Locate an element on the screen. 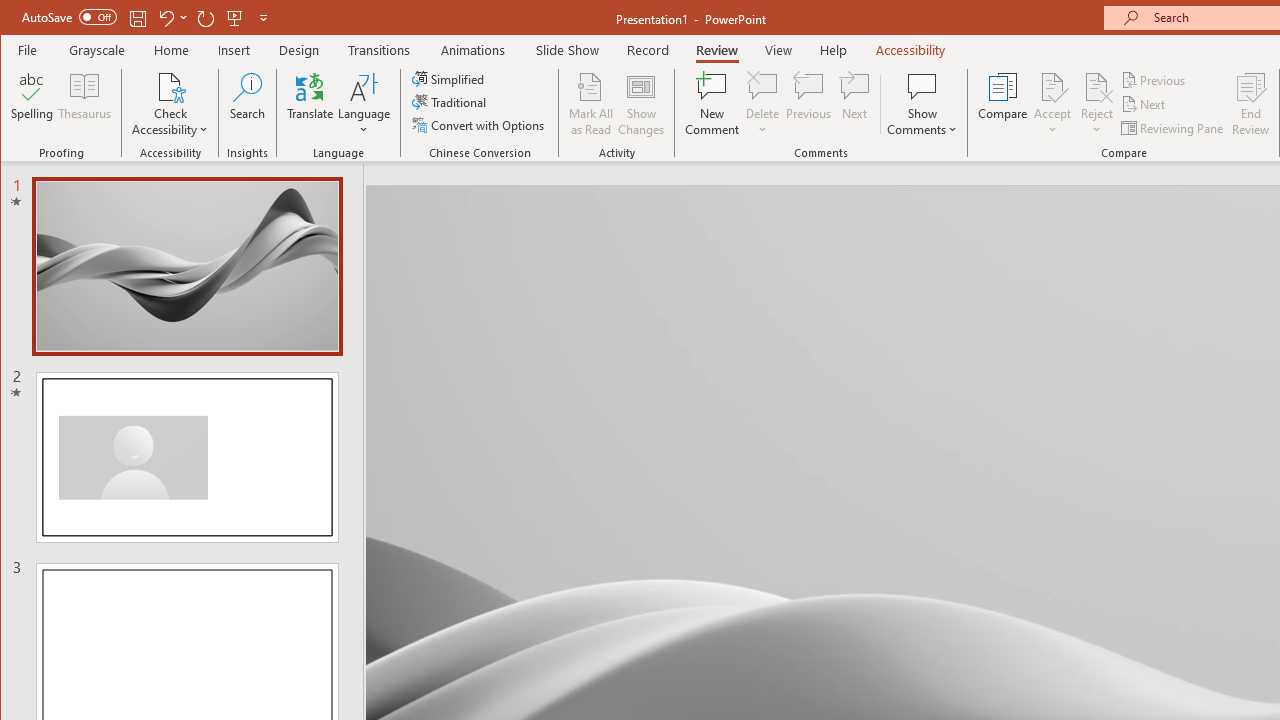 This screenshot has width=1280, height=720. 'Simplified' is located at coordinates (449, 78).